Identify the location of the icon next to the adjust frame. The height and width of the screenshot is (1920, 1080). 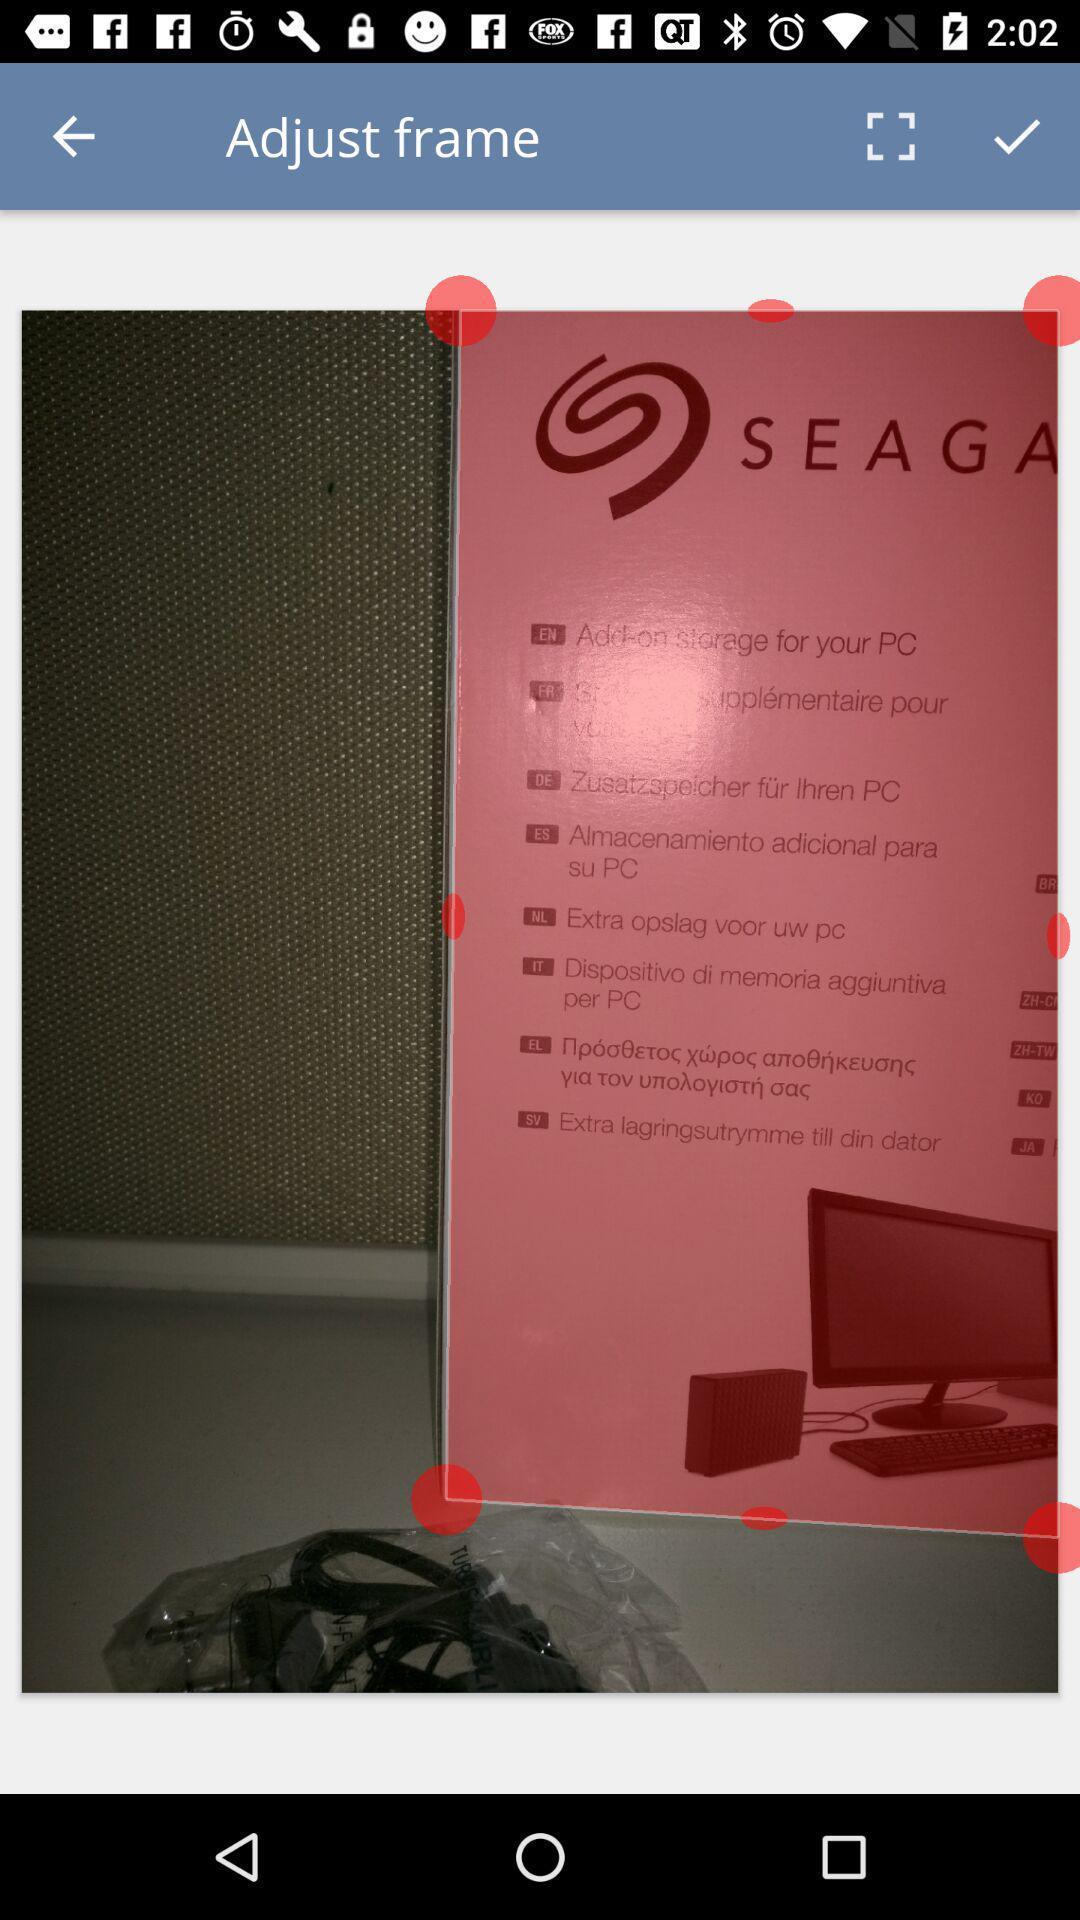
(890, 135).